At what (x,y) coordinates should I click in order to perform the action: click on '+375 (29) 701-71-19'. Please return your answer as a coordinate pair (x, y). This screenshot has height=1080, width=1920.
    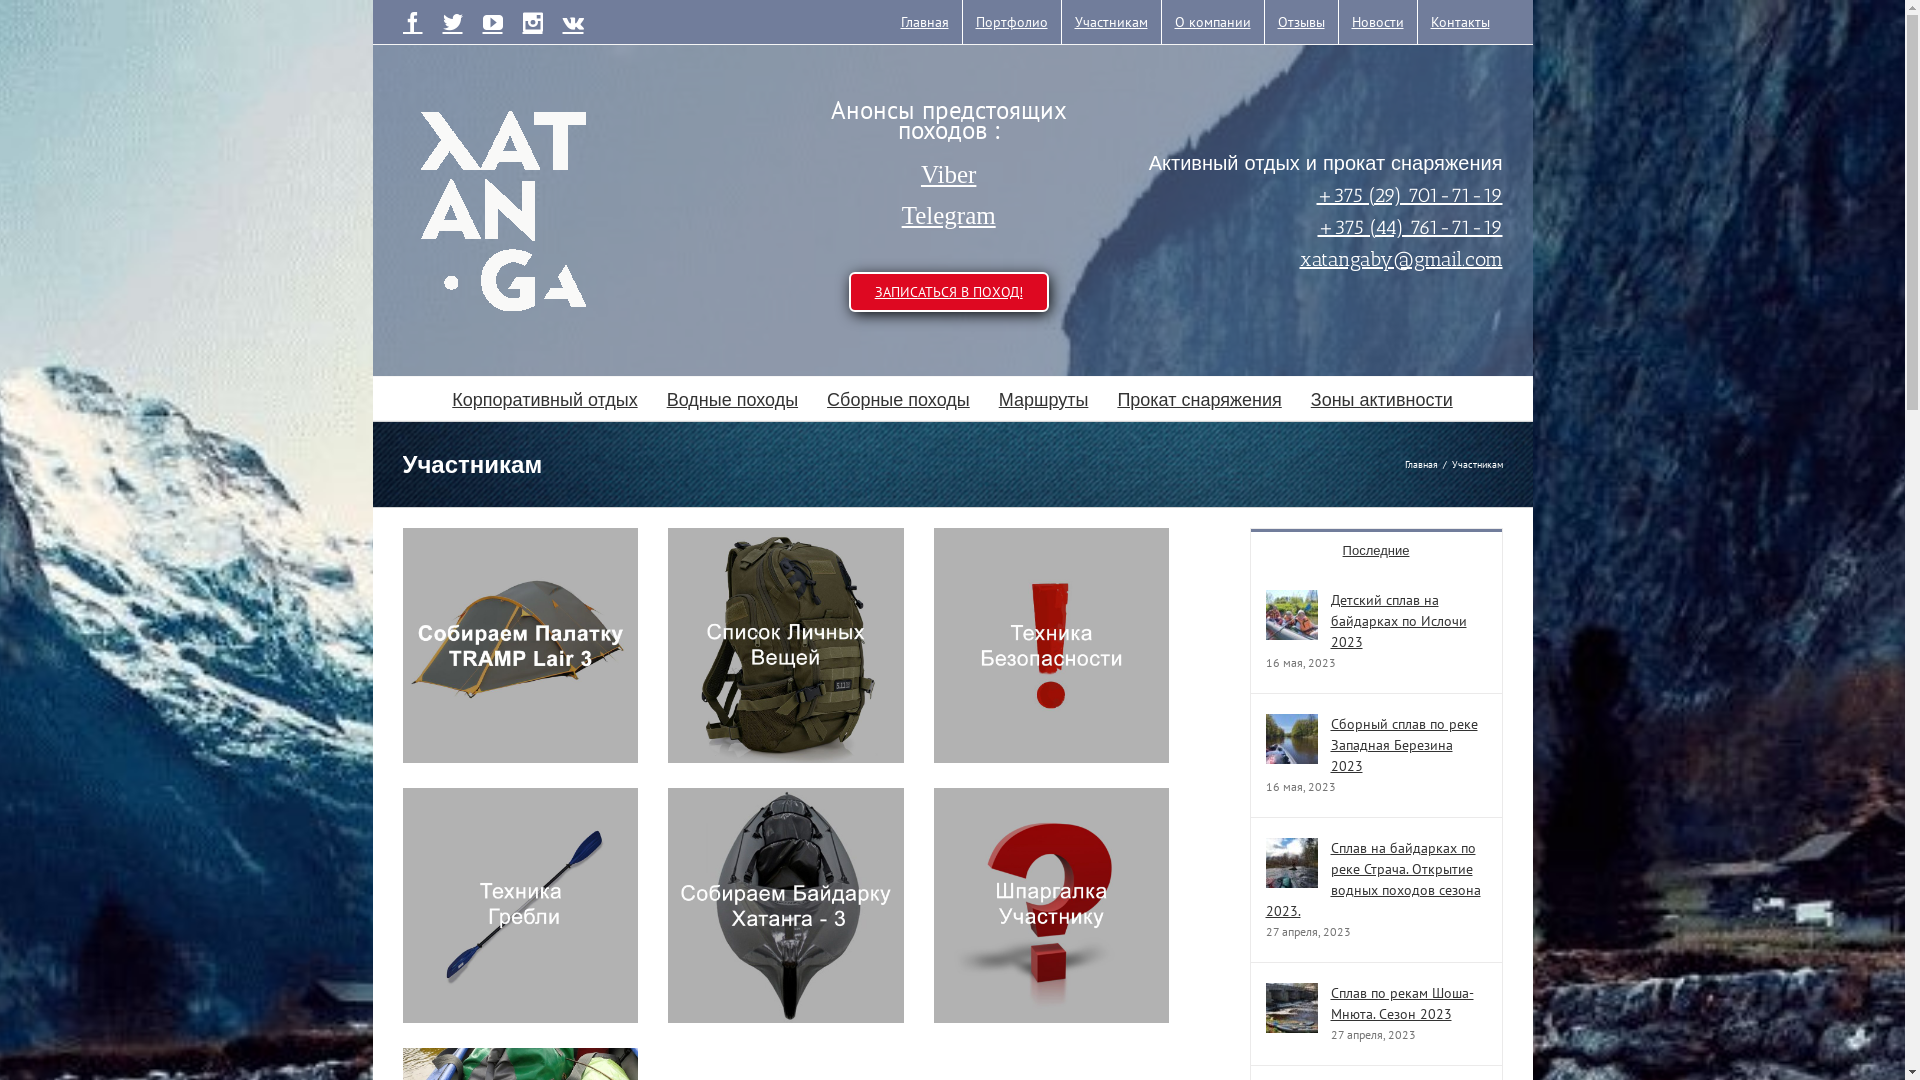
    Looking at the image, I should click on (1315, 193).